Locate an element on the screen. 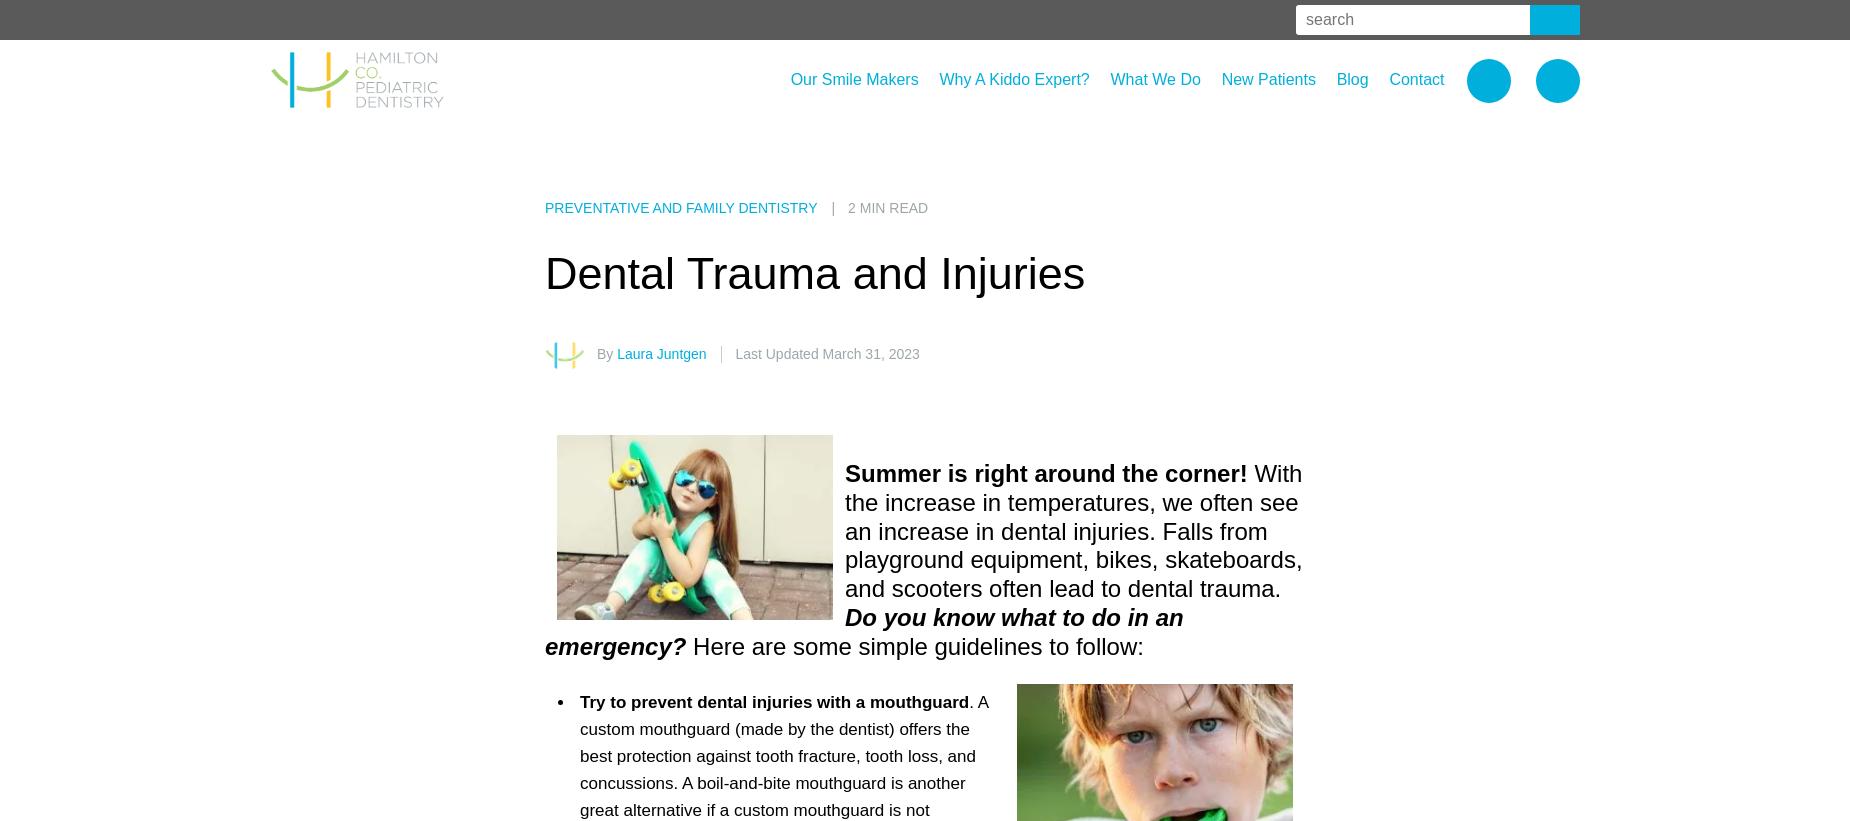 Image resolution: width=1850 pixels, height=821 pixels. 'Why a Kiddo Expert?' is located at coordinates (1012, 79).